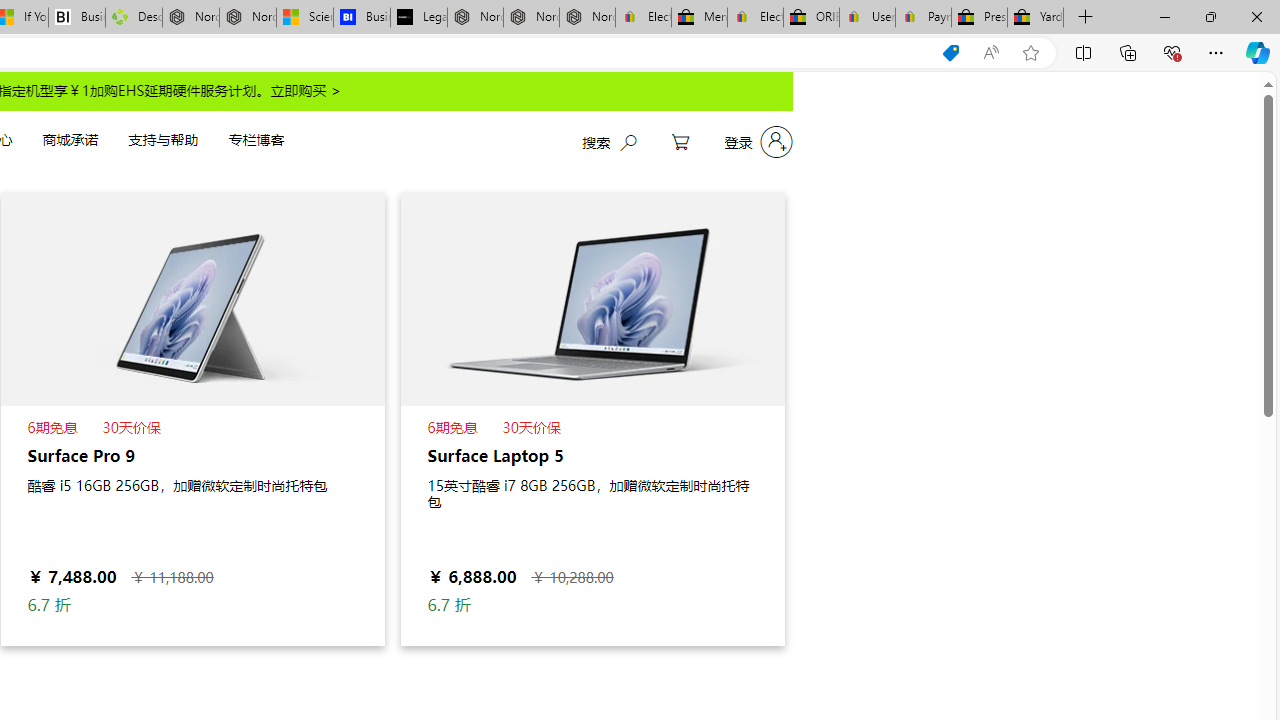 Image resolution: width=1280 pixels, height=720 pixels. Describe the element at coordinates (1257, 51) in the screenshot. I see `'Copilot (Ctrl+Shift+.)'` at that location.